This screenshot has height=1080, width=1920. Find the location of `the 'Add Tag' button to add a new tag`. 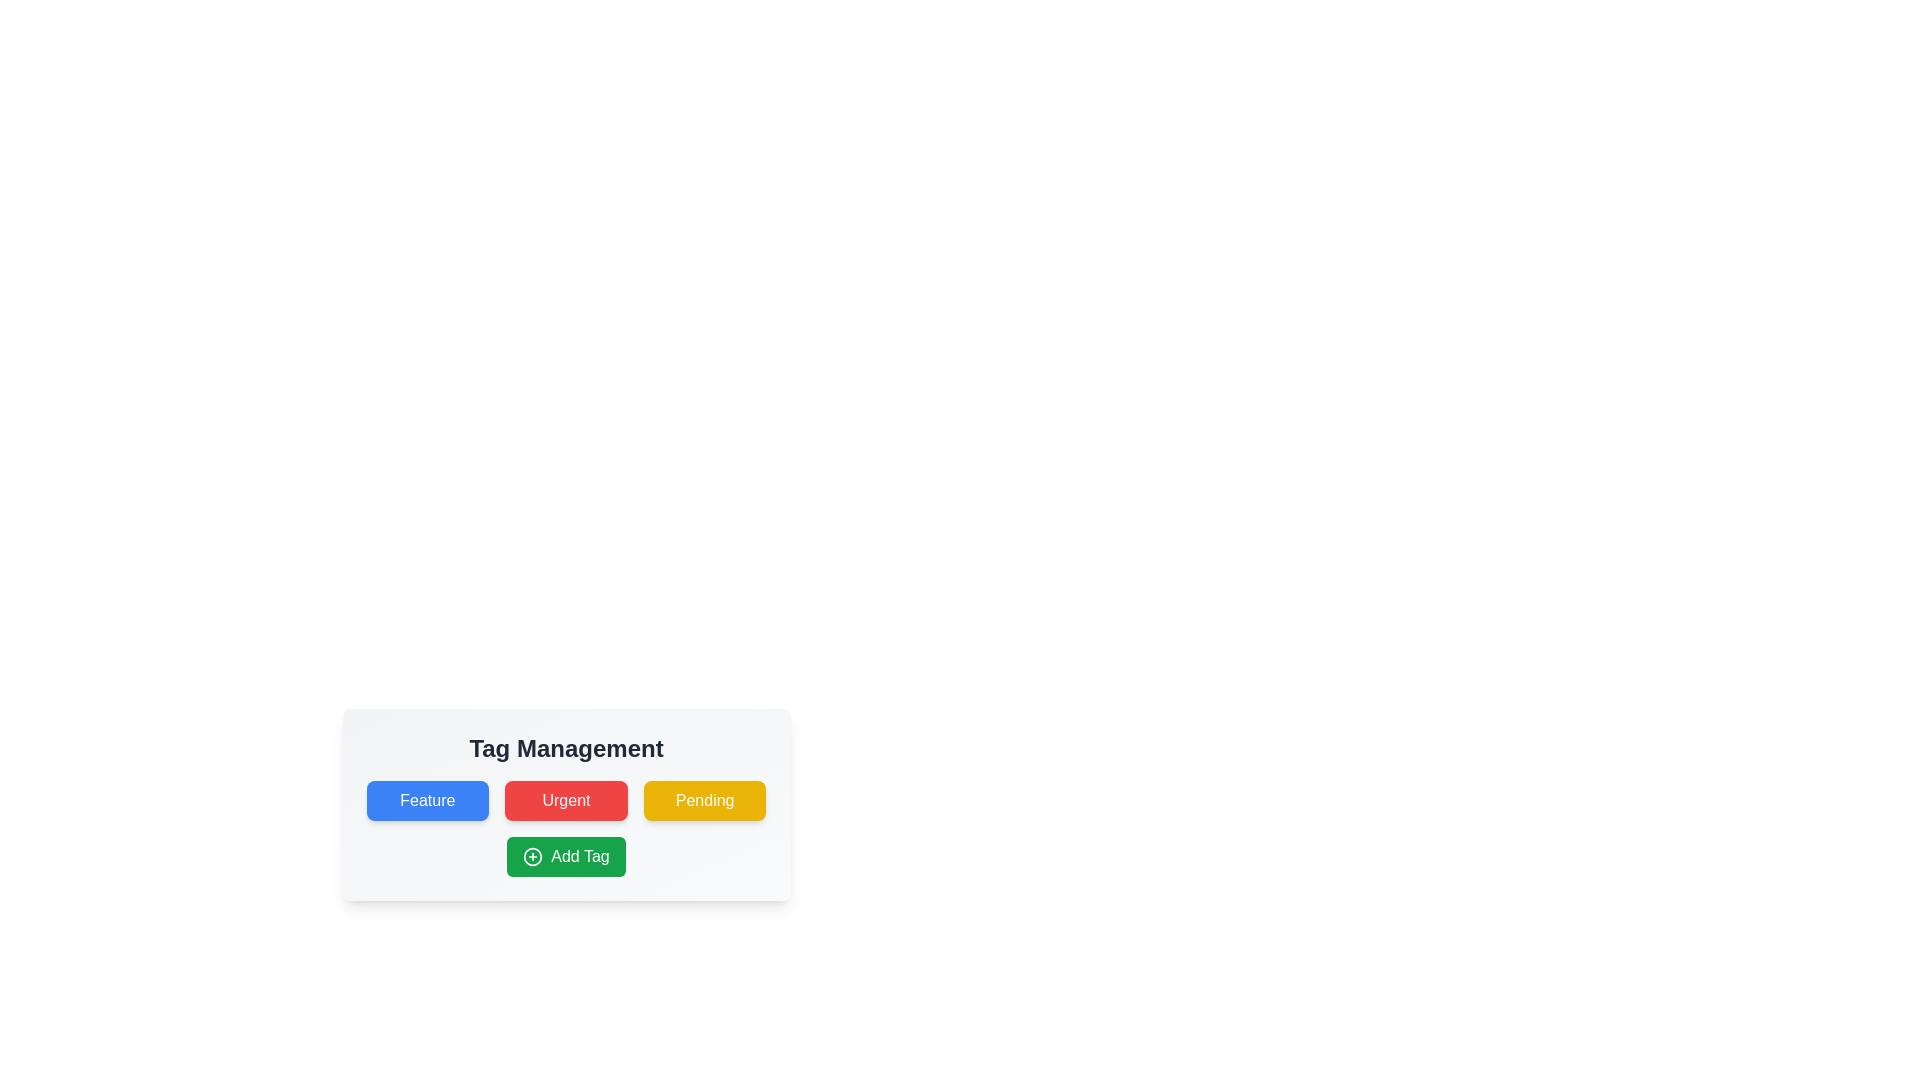

the 'Add Tag' button to add a new tag is located at coordinates (565, 855).